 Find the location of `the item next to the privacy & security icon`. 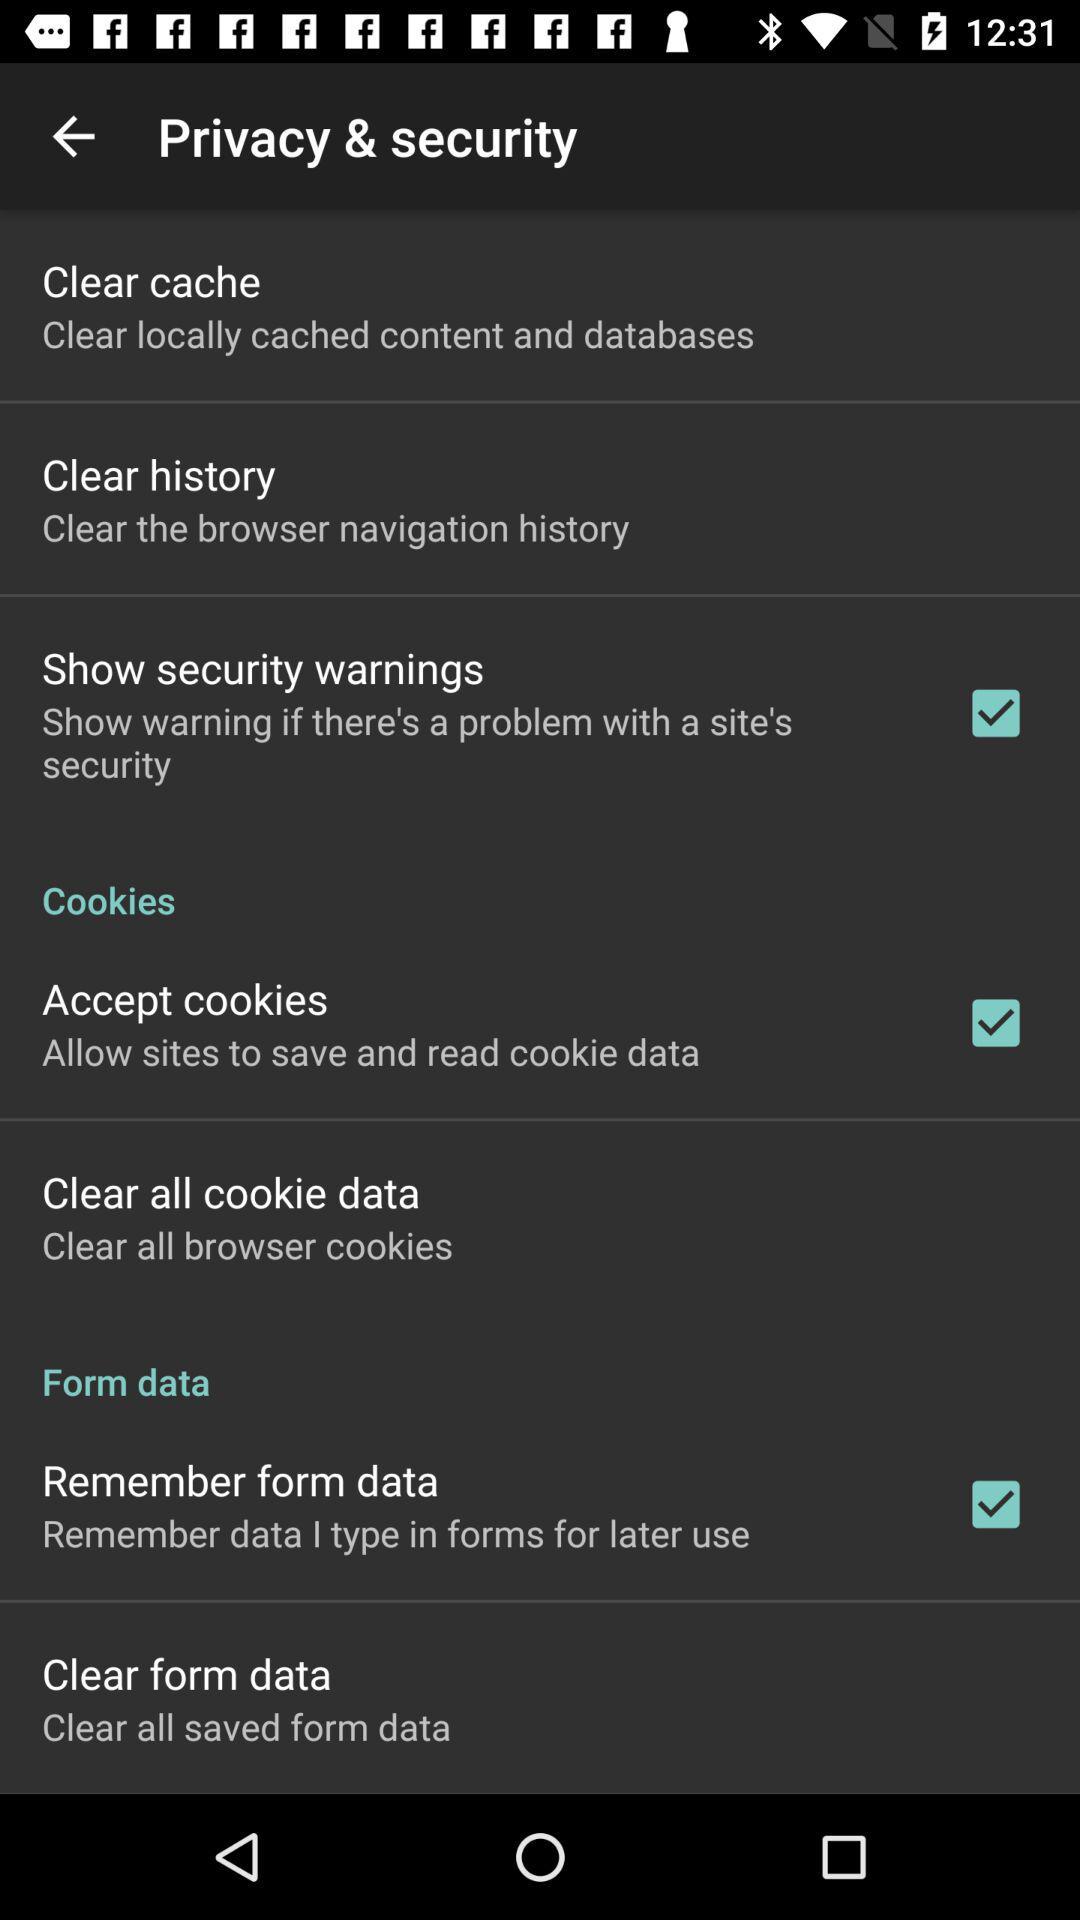

the item next to the privacy & security icon is located at coordinates (72, 135).